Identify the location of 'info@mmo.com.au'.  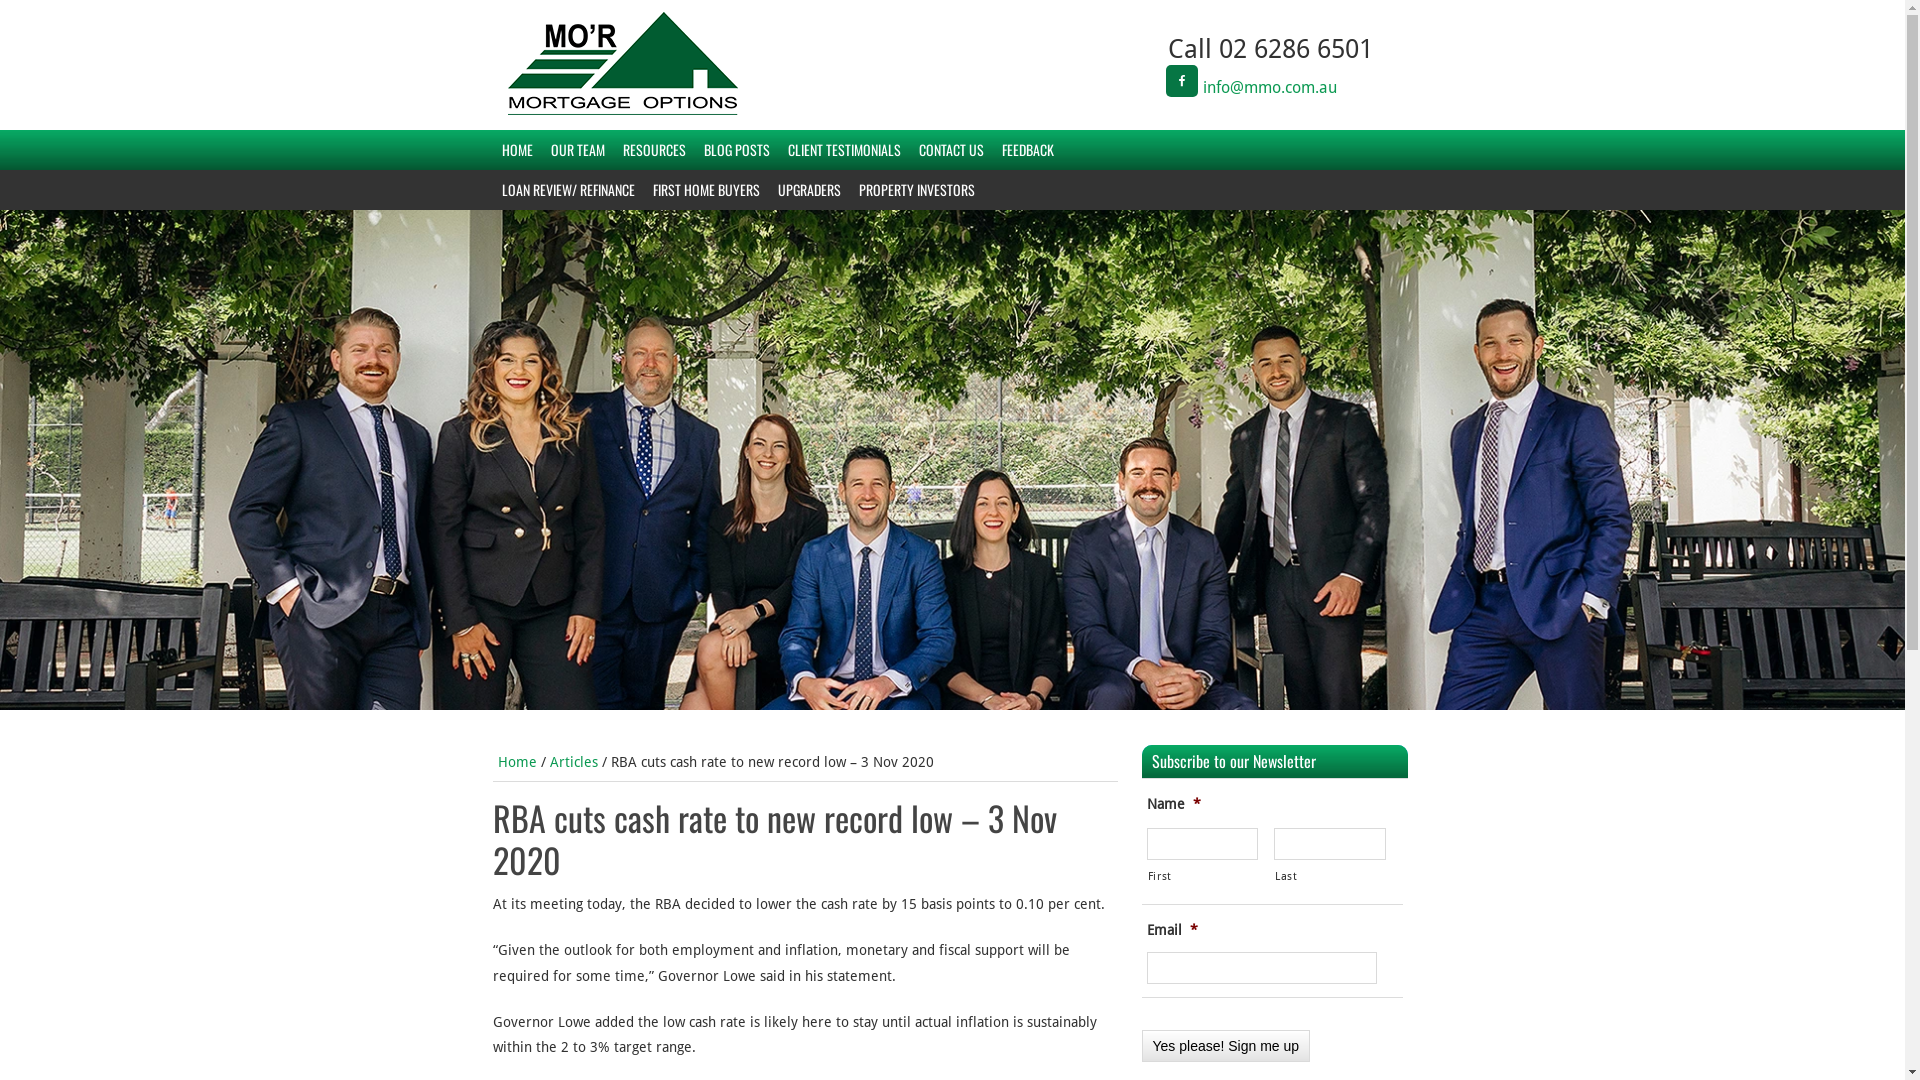
(1202, 86).